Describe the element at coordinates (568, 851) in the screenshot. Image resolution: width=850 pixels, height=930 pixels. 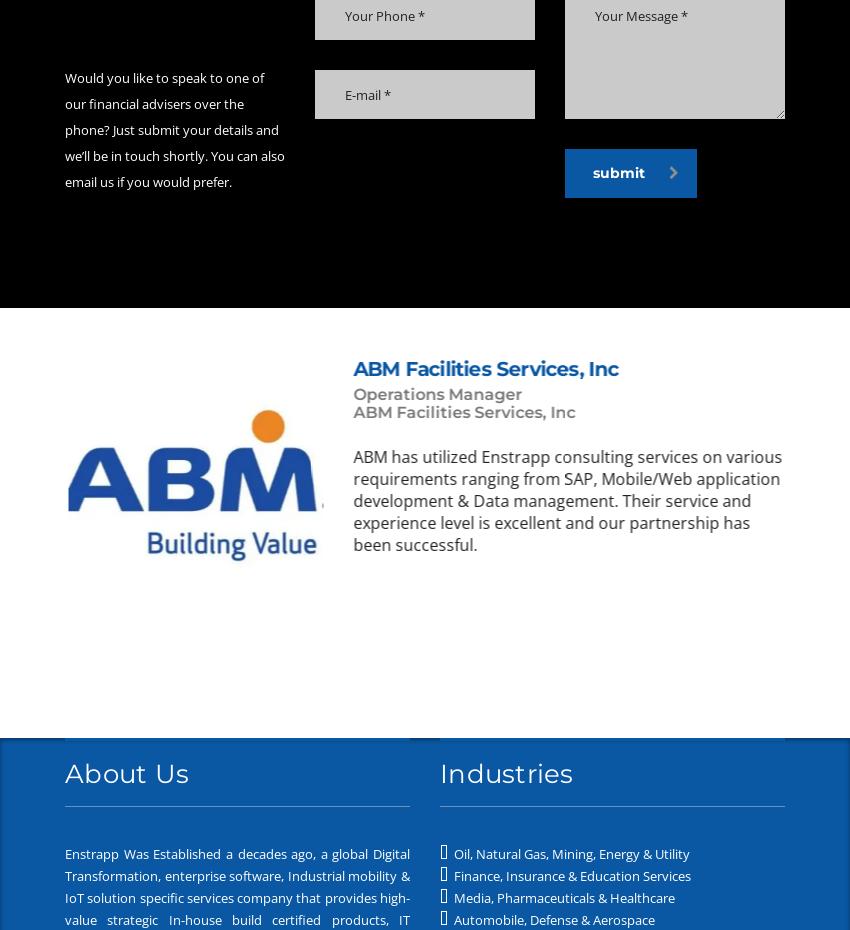
I see `'Oil, Natural Gas, Mining, Energy & Utility'` at that location.